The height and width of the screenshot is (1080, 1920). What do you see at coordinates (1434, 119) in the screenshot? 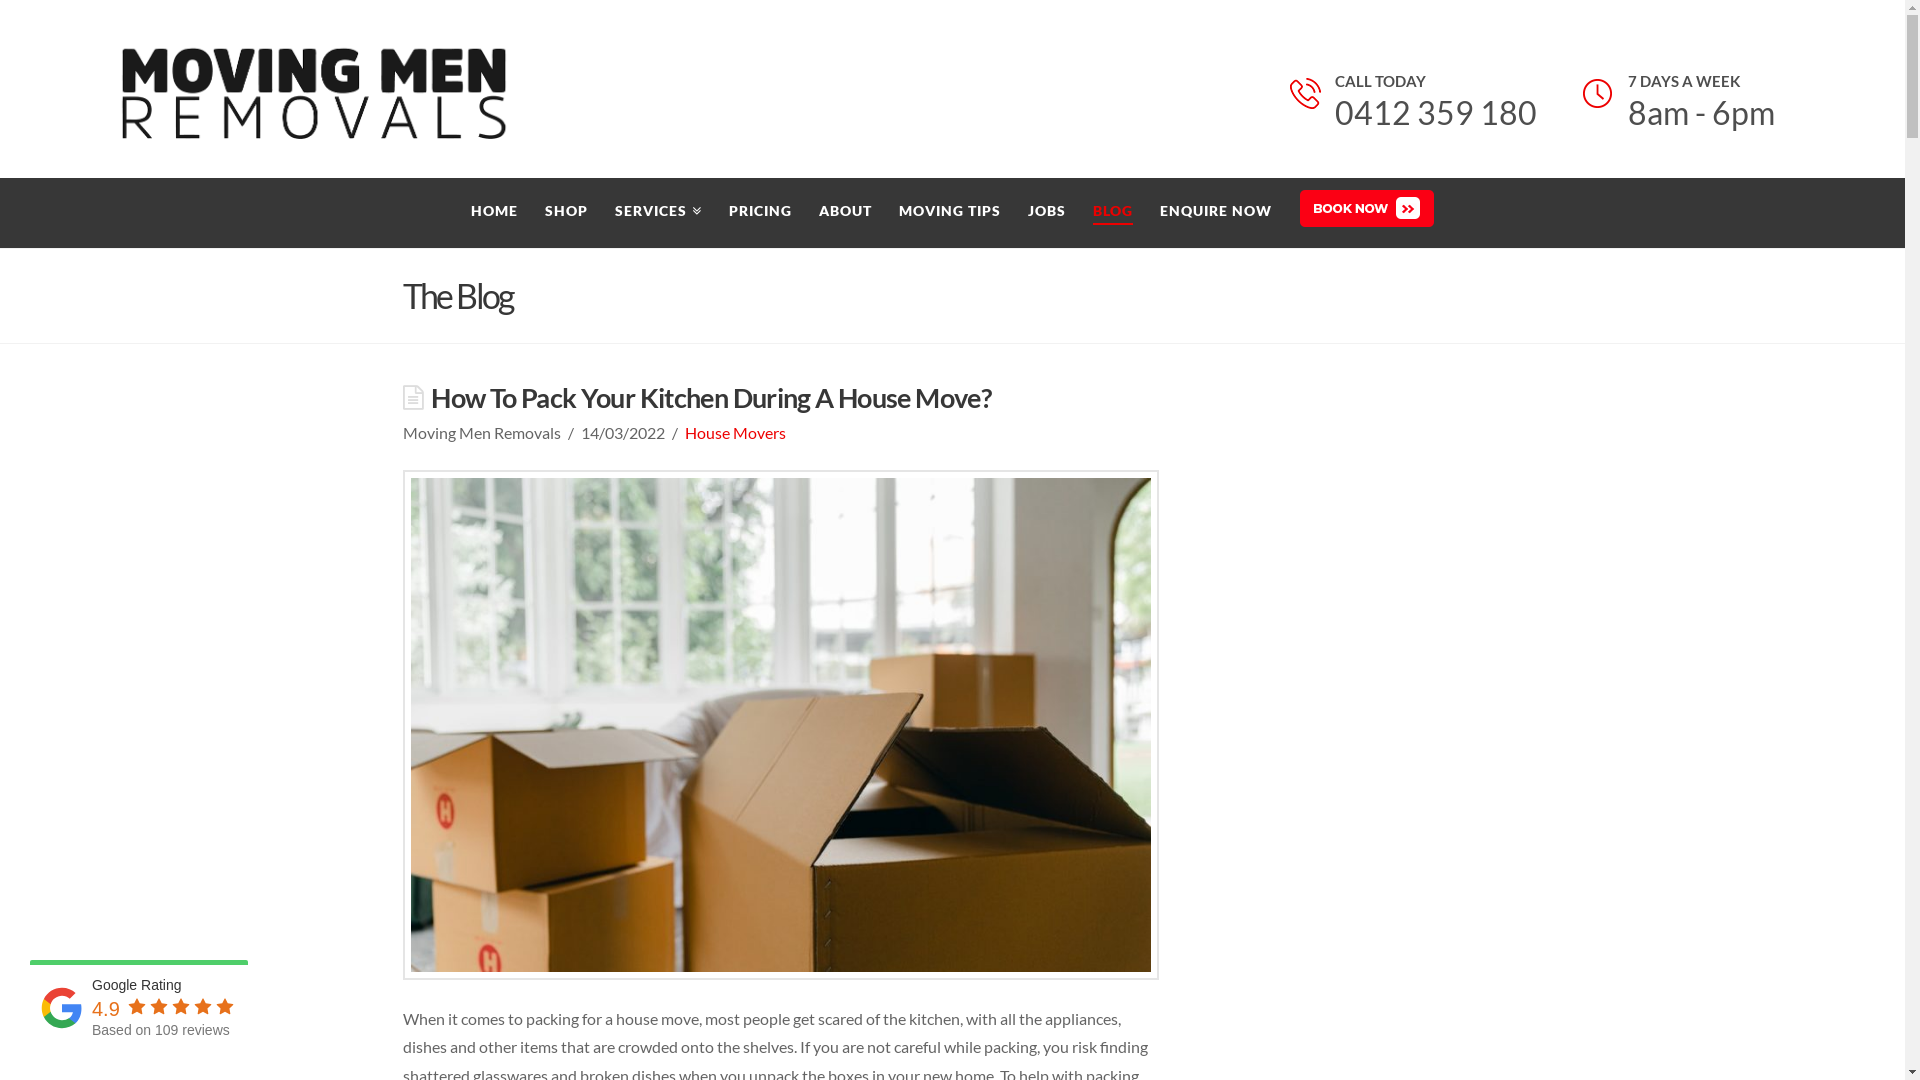
I see `'0412 359 180'` at bounding box center [1434, 119].